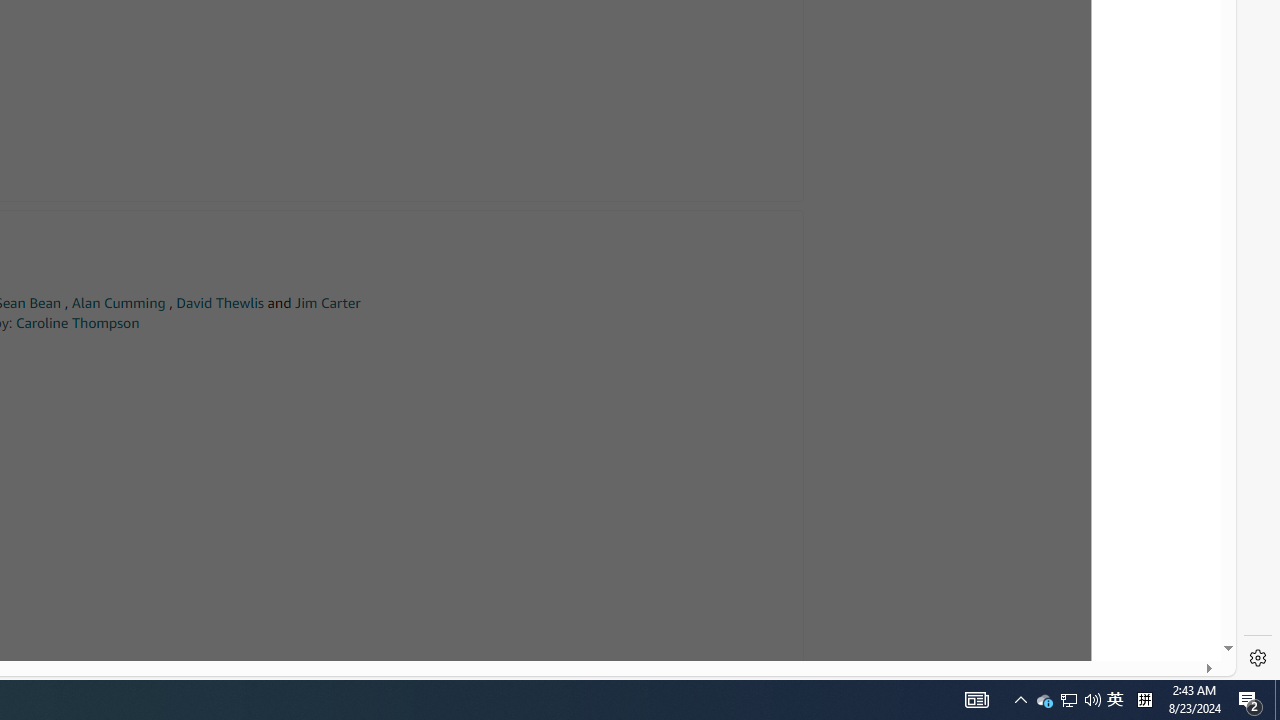 The height and width of the screenshot is (720, 1280). What do you see at coordinates (117, 303) in the screenshot?
I see `'Alan Cumming'` at bounding box center [117, 303].